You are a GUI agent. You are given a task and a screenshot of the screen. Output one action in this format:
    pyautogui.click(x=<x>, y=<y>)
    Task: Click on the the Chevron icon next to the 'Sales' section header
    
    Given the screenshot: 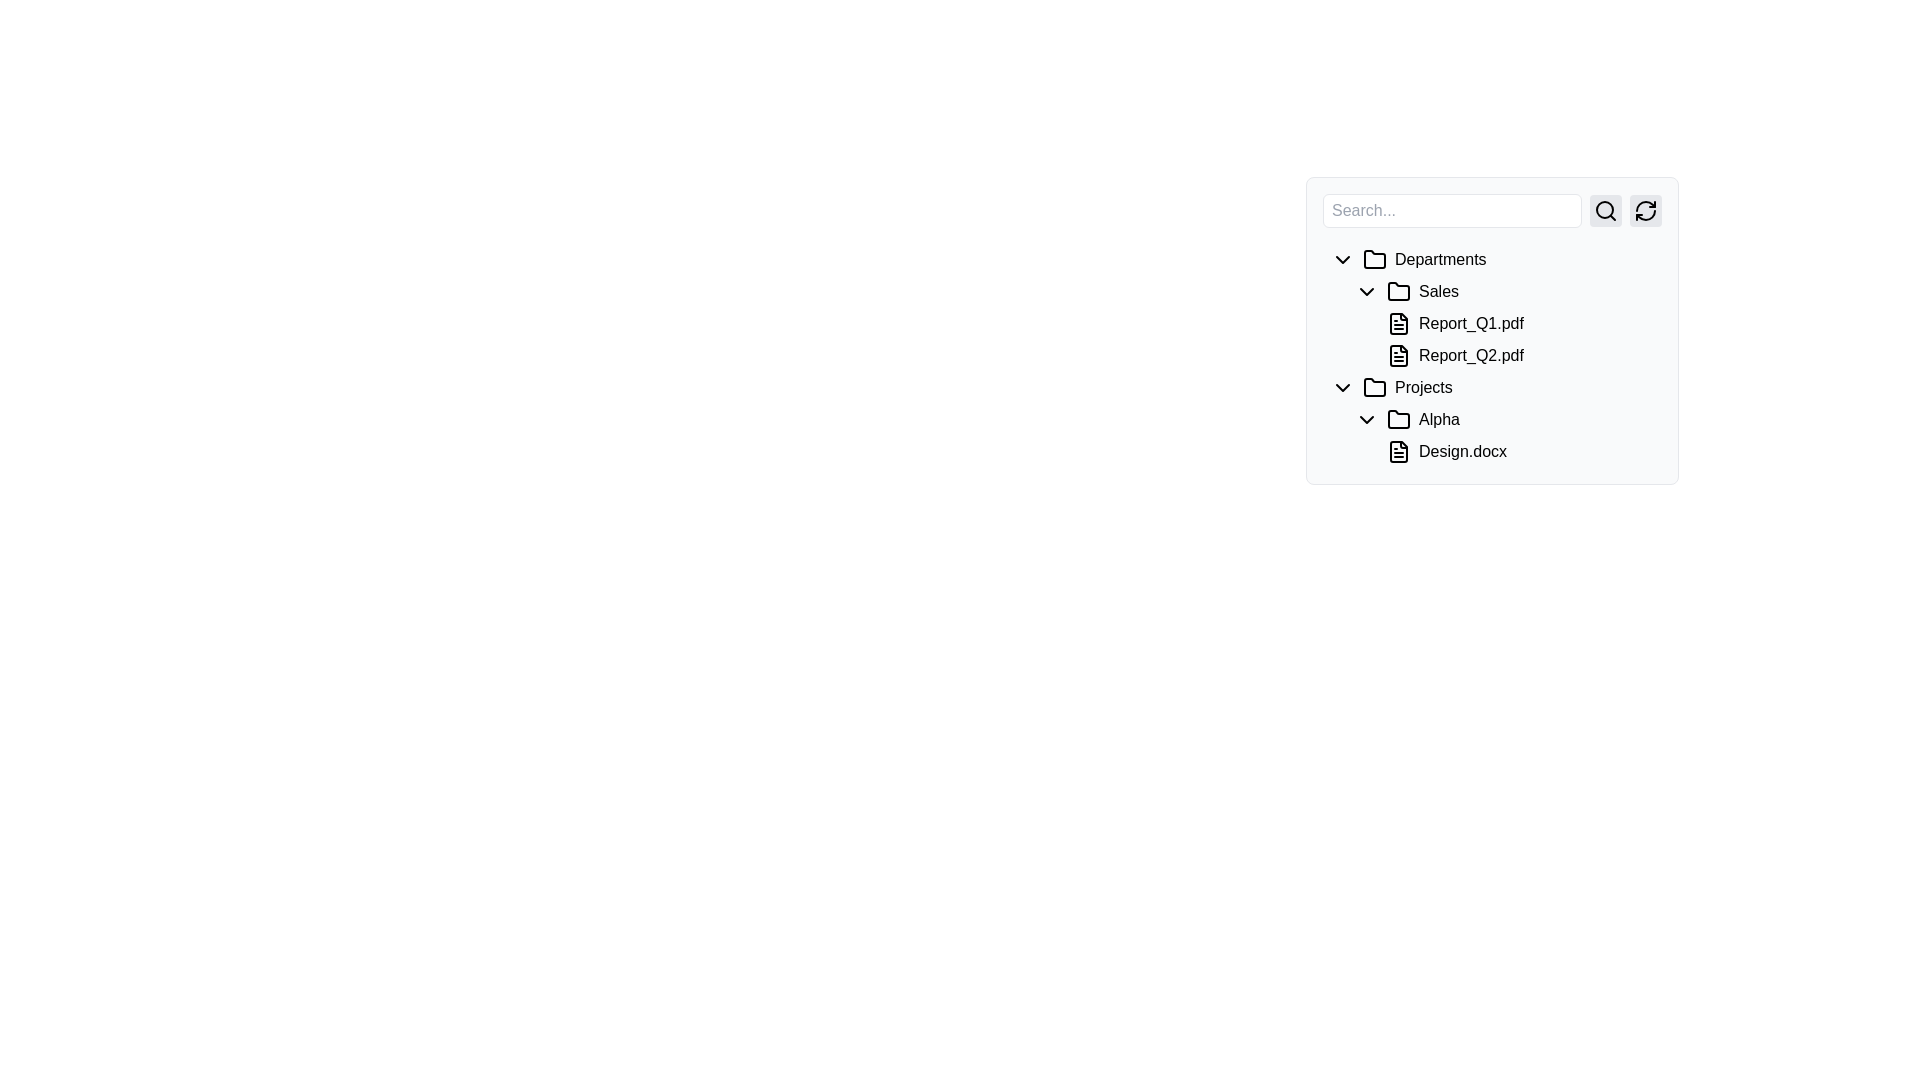 What is the action you would take?
    pyautogui.click(x=1366, y=292)
    